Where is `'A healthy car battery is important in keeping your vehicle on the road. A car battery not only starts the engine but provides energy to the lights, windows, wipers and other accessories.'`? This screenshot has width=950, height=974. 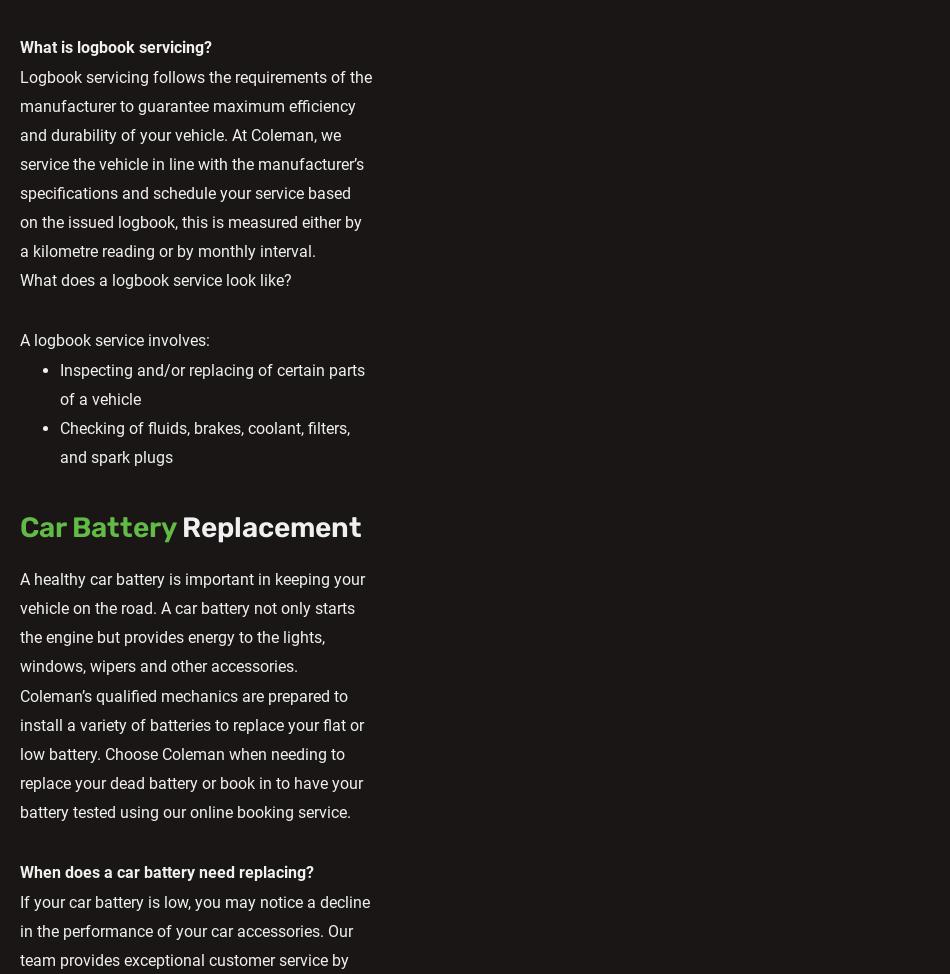 'A healthy car battery is important in keeping your vehicle on the road. A car battery not only starts the engine but provides energy to the lights, windows, wipers and other accessories.' is located at coordinates (192, 620).